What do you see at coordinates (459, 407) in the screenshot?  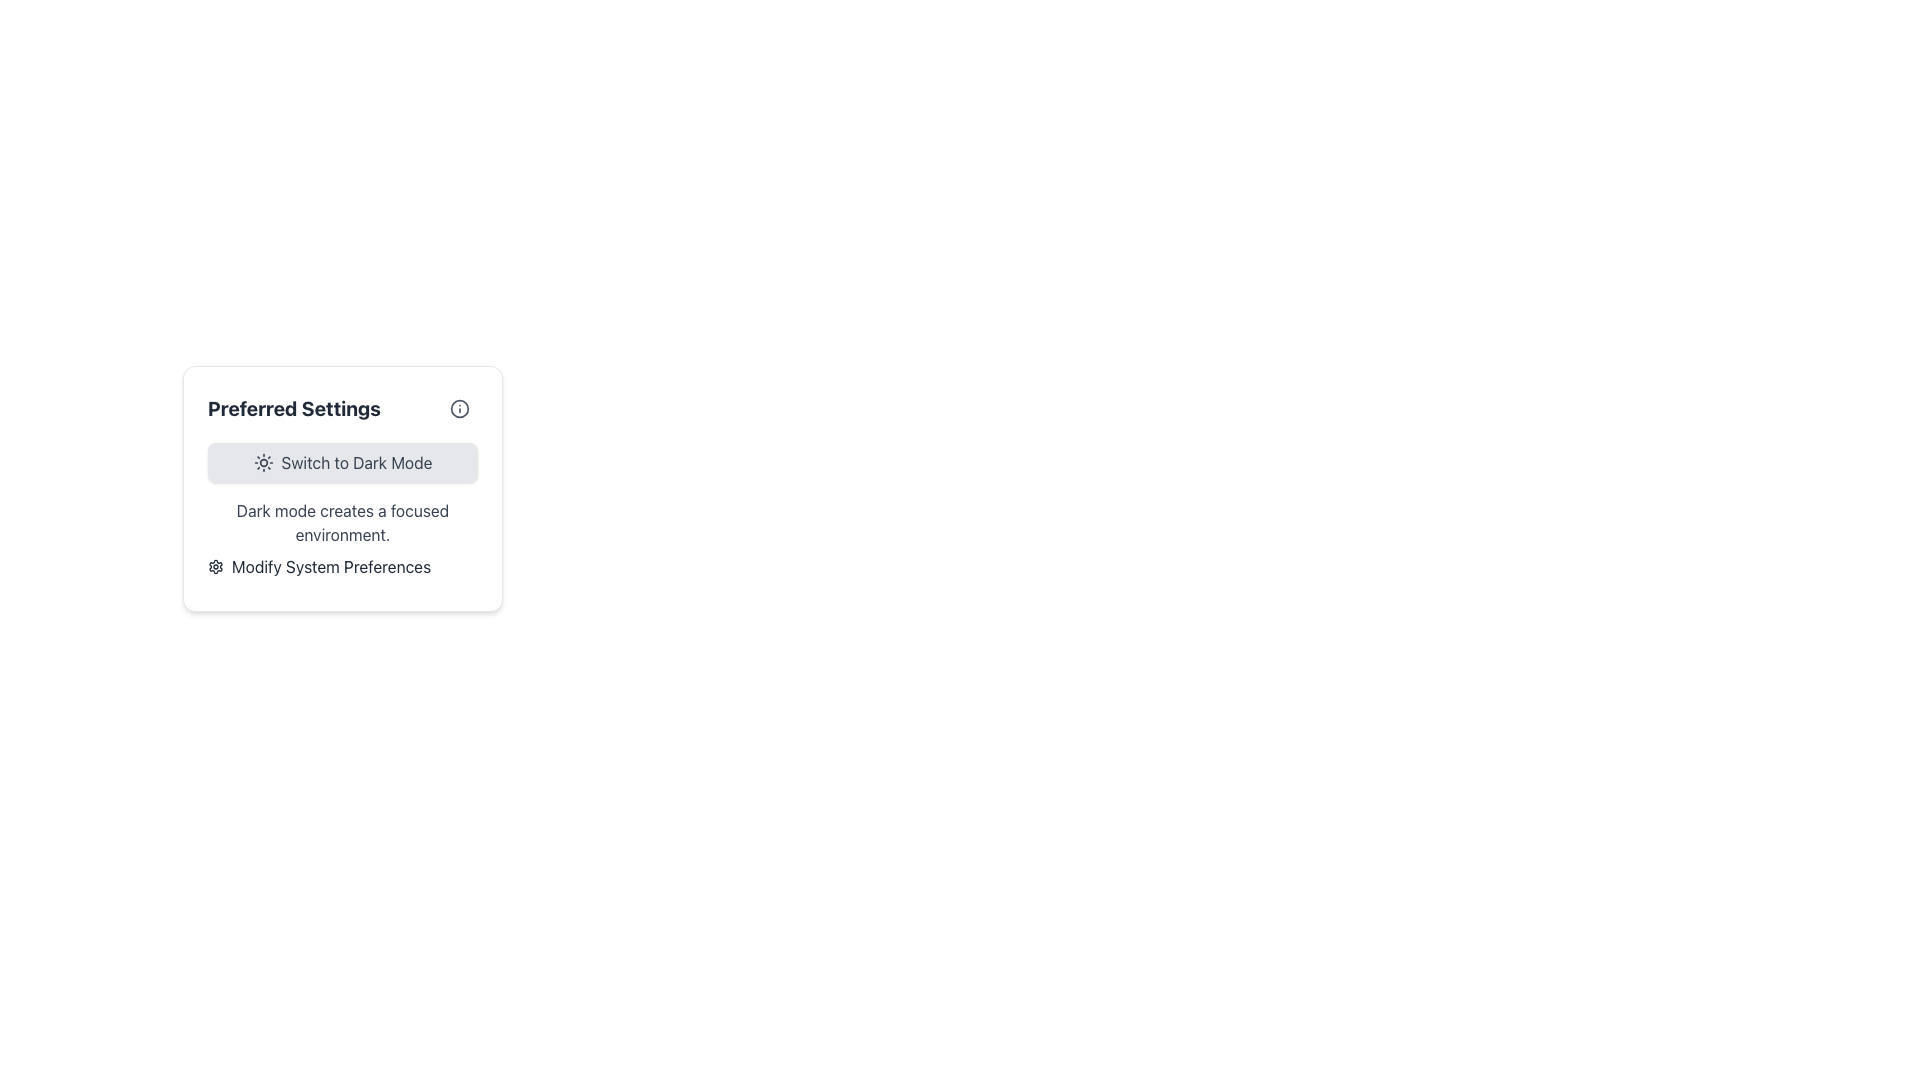 I see `the enclosing icon that contains the circular shape representing an informational graphic located at the top-right corner of the 'Preferred Settings' box` at bounding box center [459, 407].